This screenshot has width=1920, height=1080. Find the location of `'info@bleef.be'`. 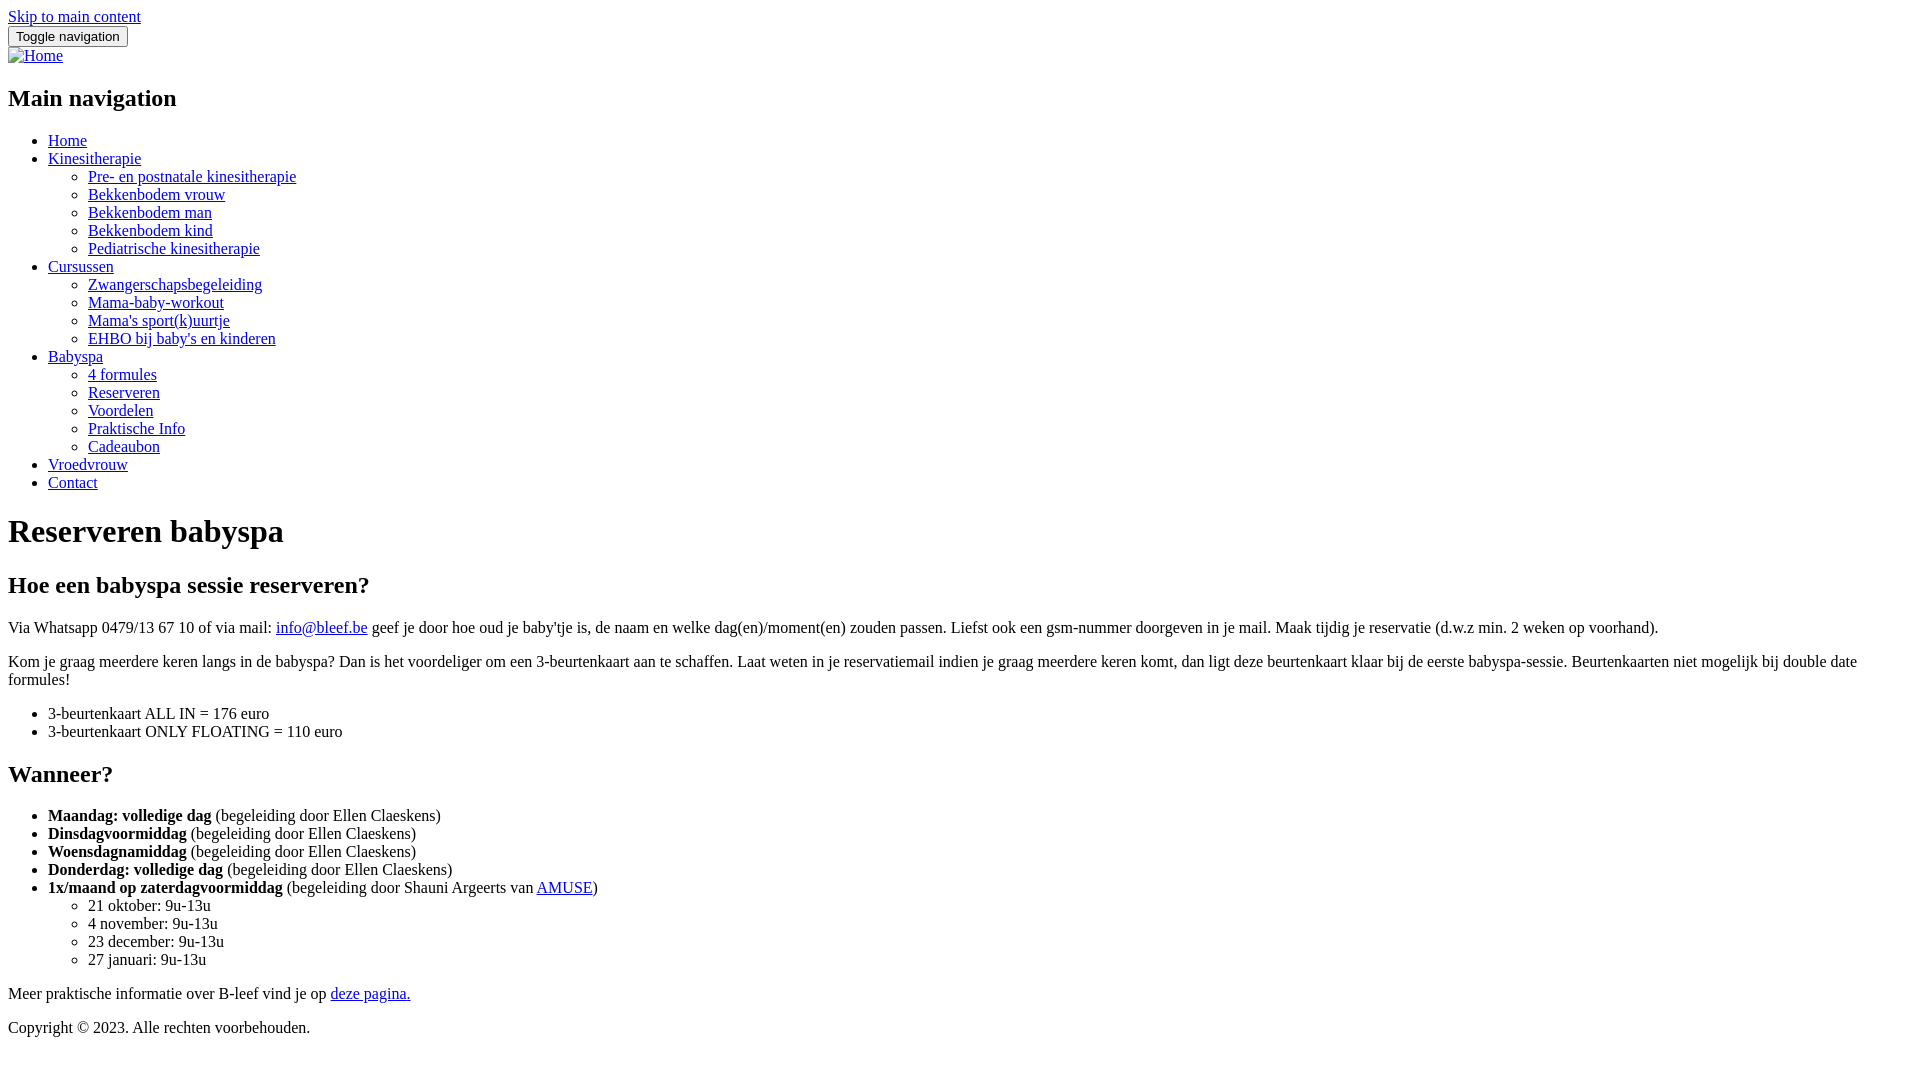

'info@bleef.be' is located at coordinates (321, 626).